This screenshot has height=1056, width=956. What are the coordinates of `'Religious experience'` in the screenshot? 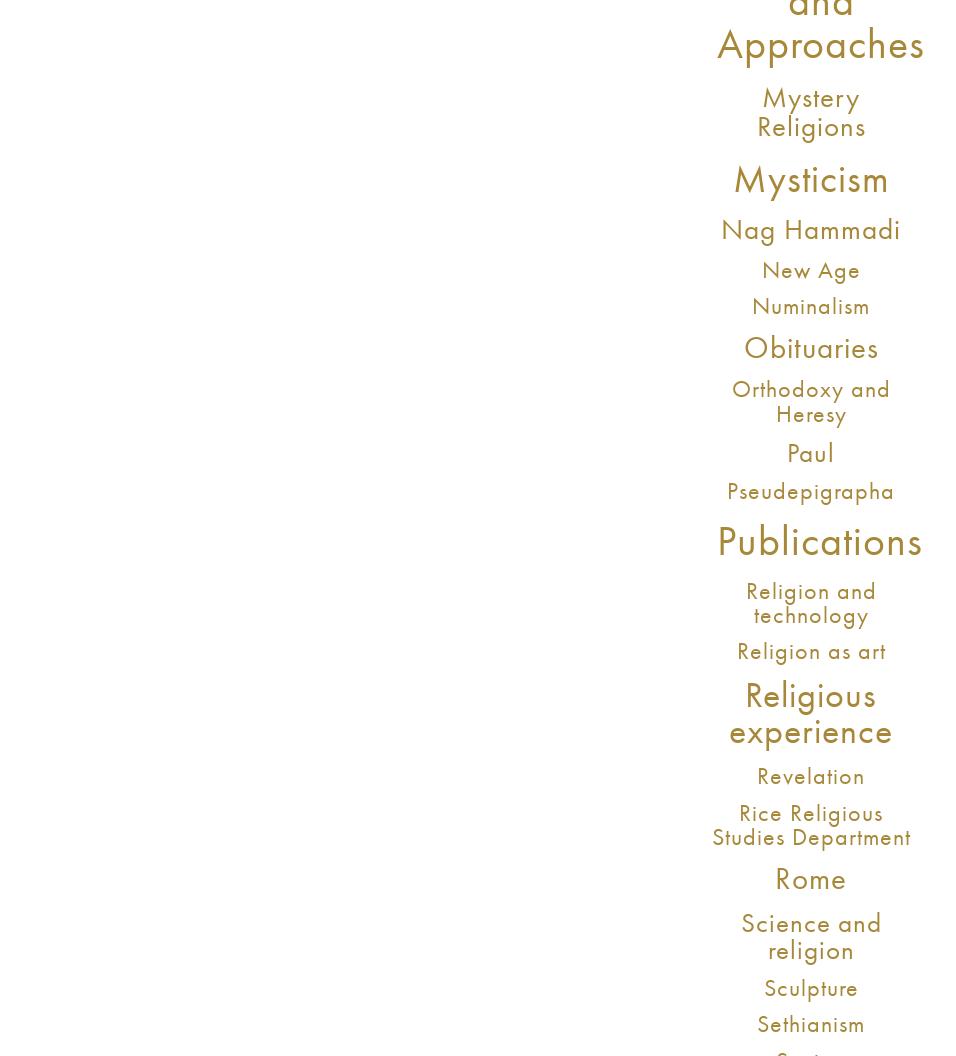 It's located at (809, 712).